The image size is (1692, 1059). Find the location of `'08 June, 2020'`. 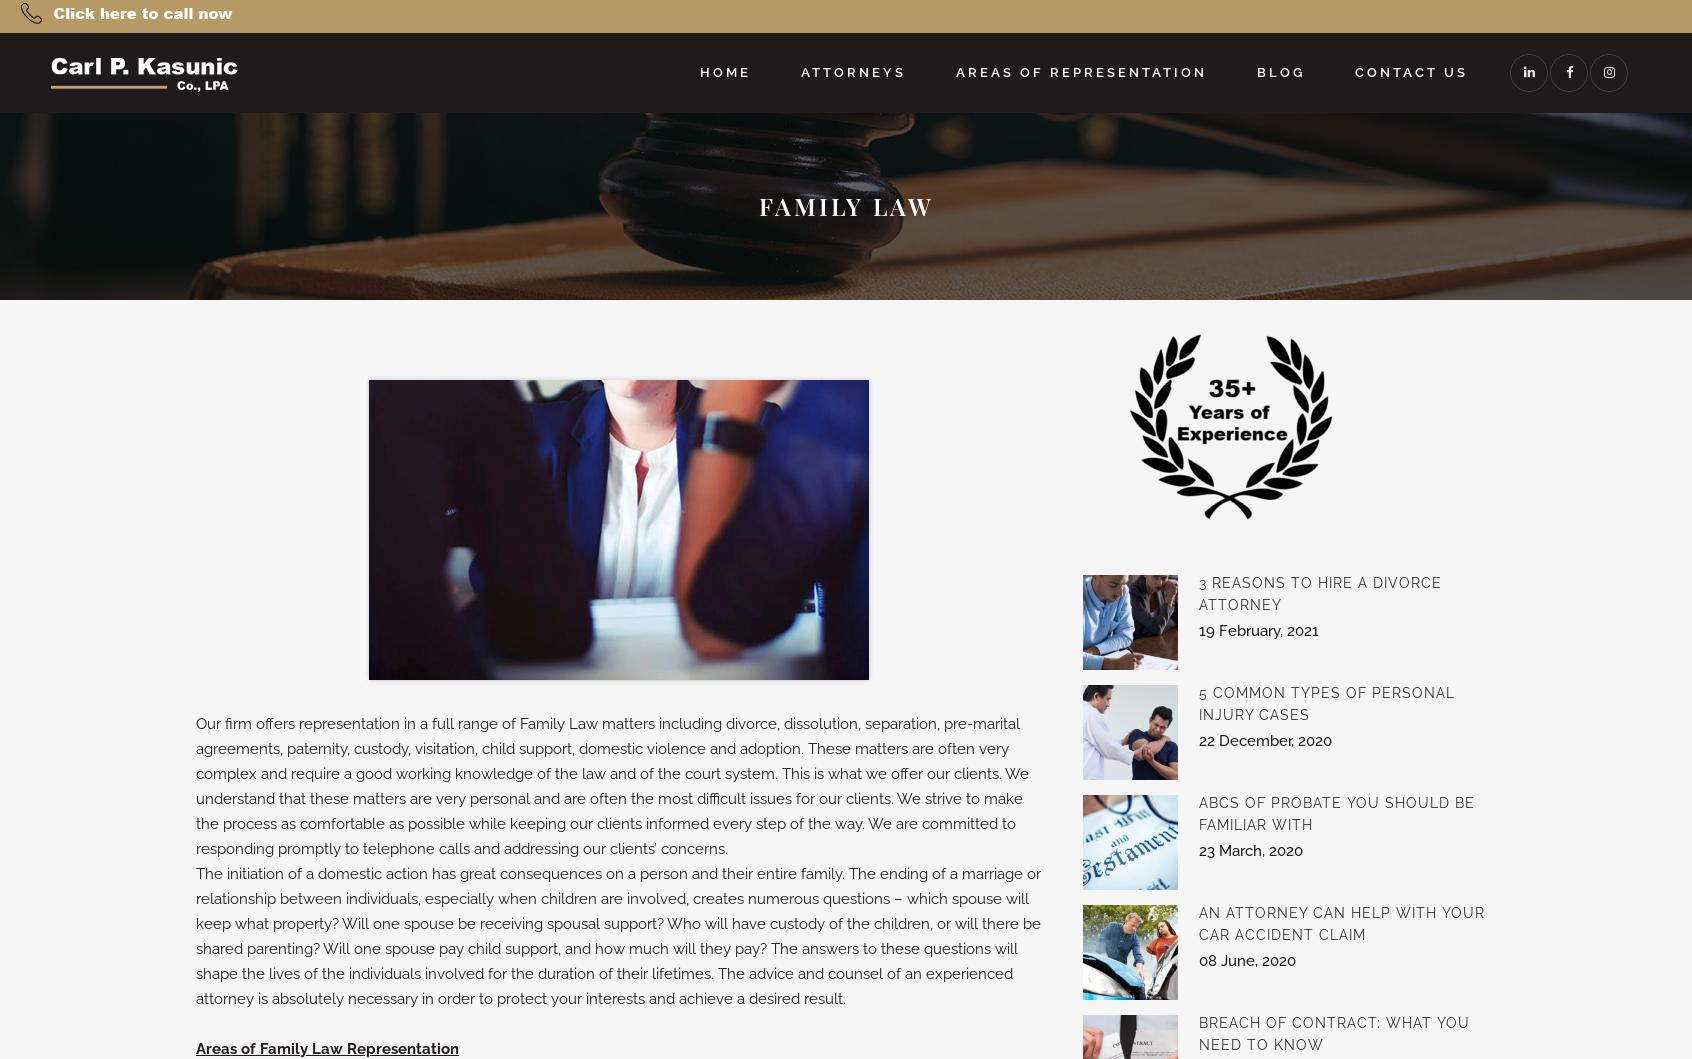

'08 June, 2020' is located at coordinates (1246, 960).